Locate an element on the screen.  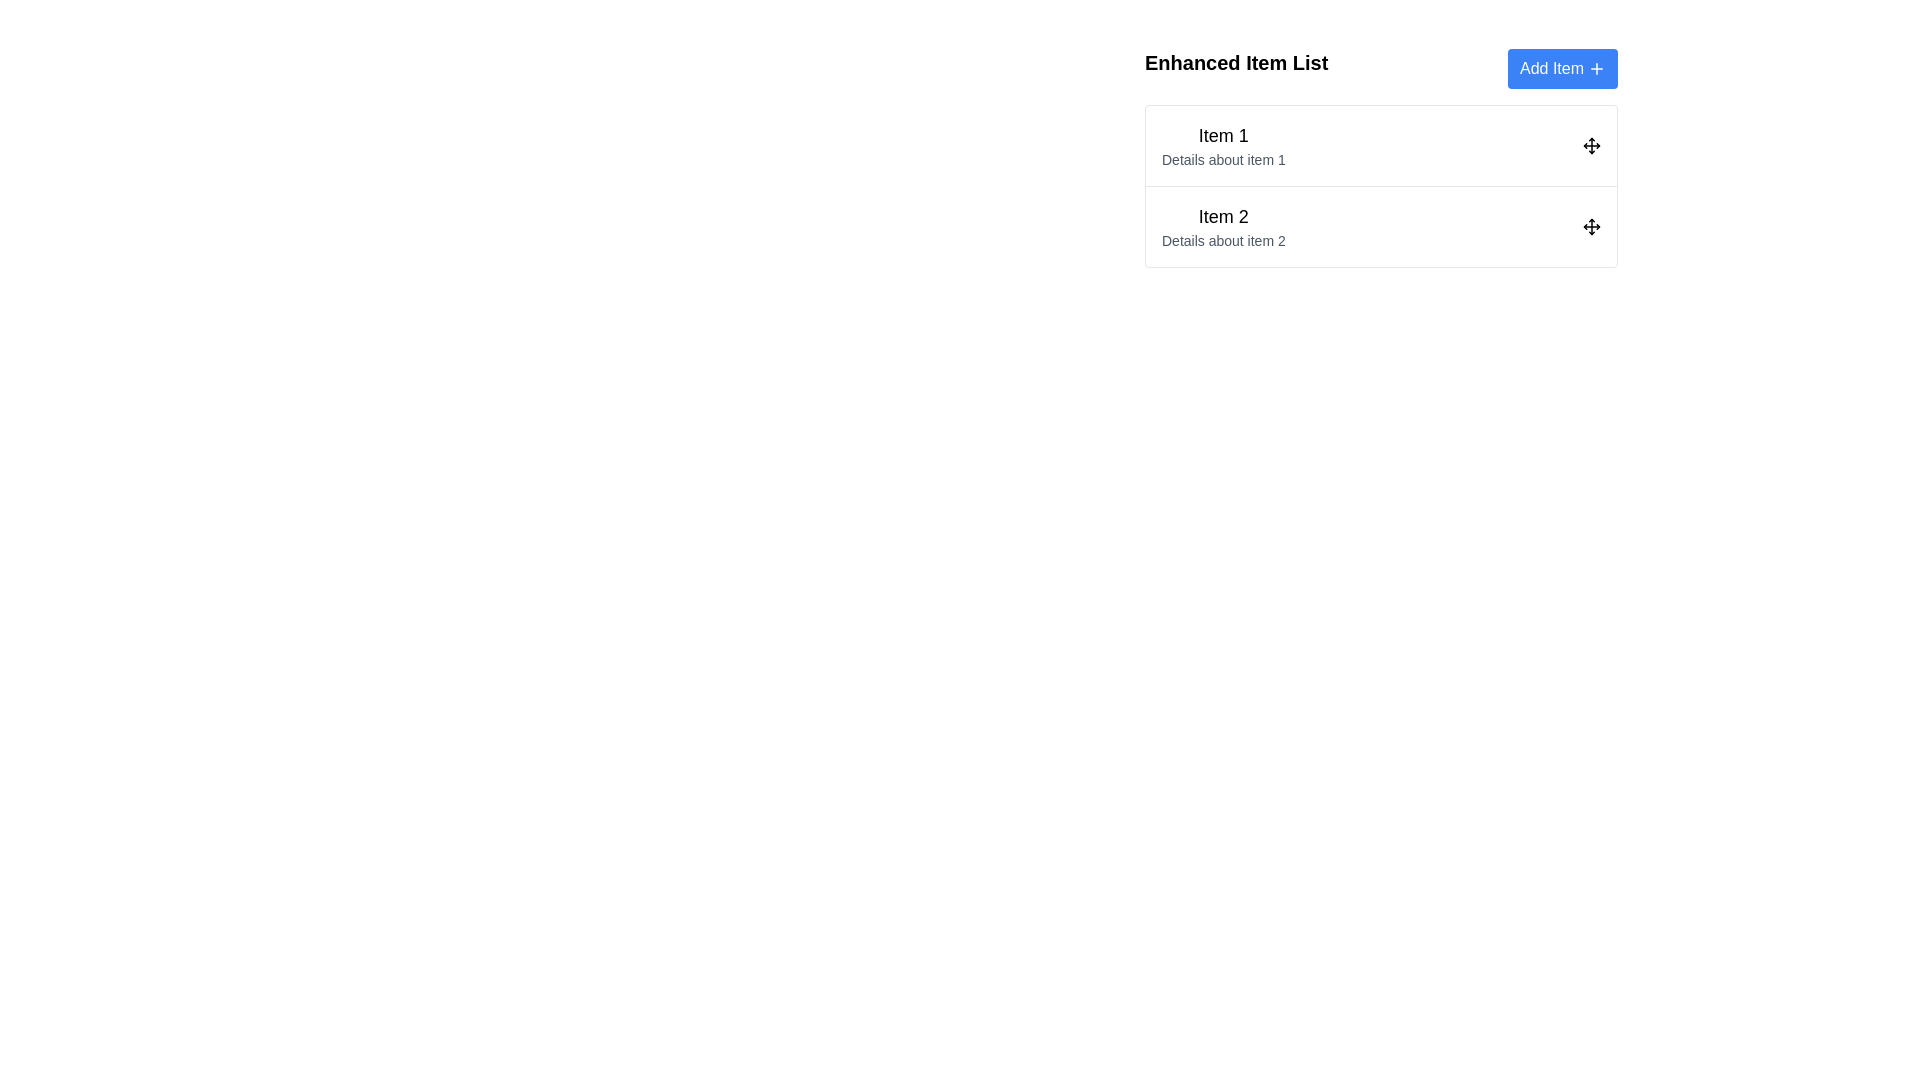
the text label that contains 'Details about item 2', which is styled in gray and positioned directly below the main title 'Item 2' in the Enhanced Item List is located at coordinates (1222, 239).